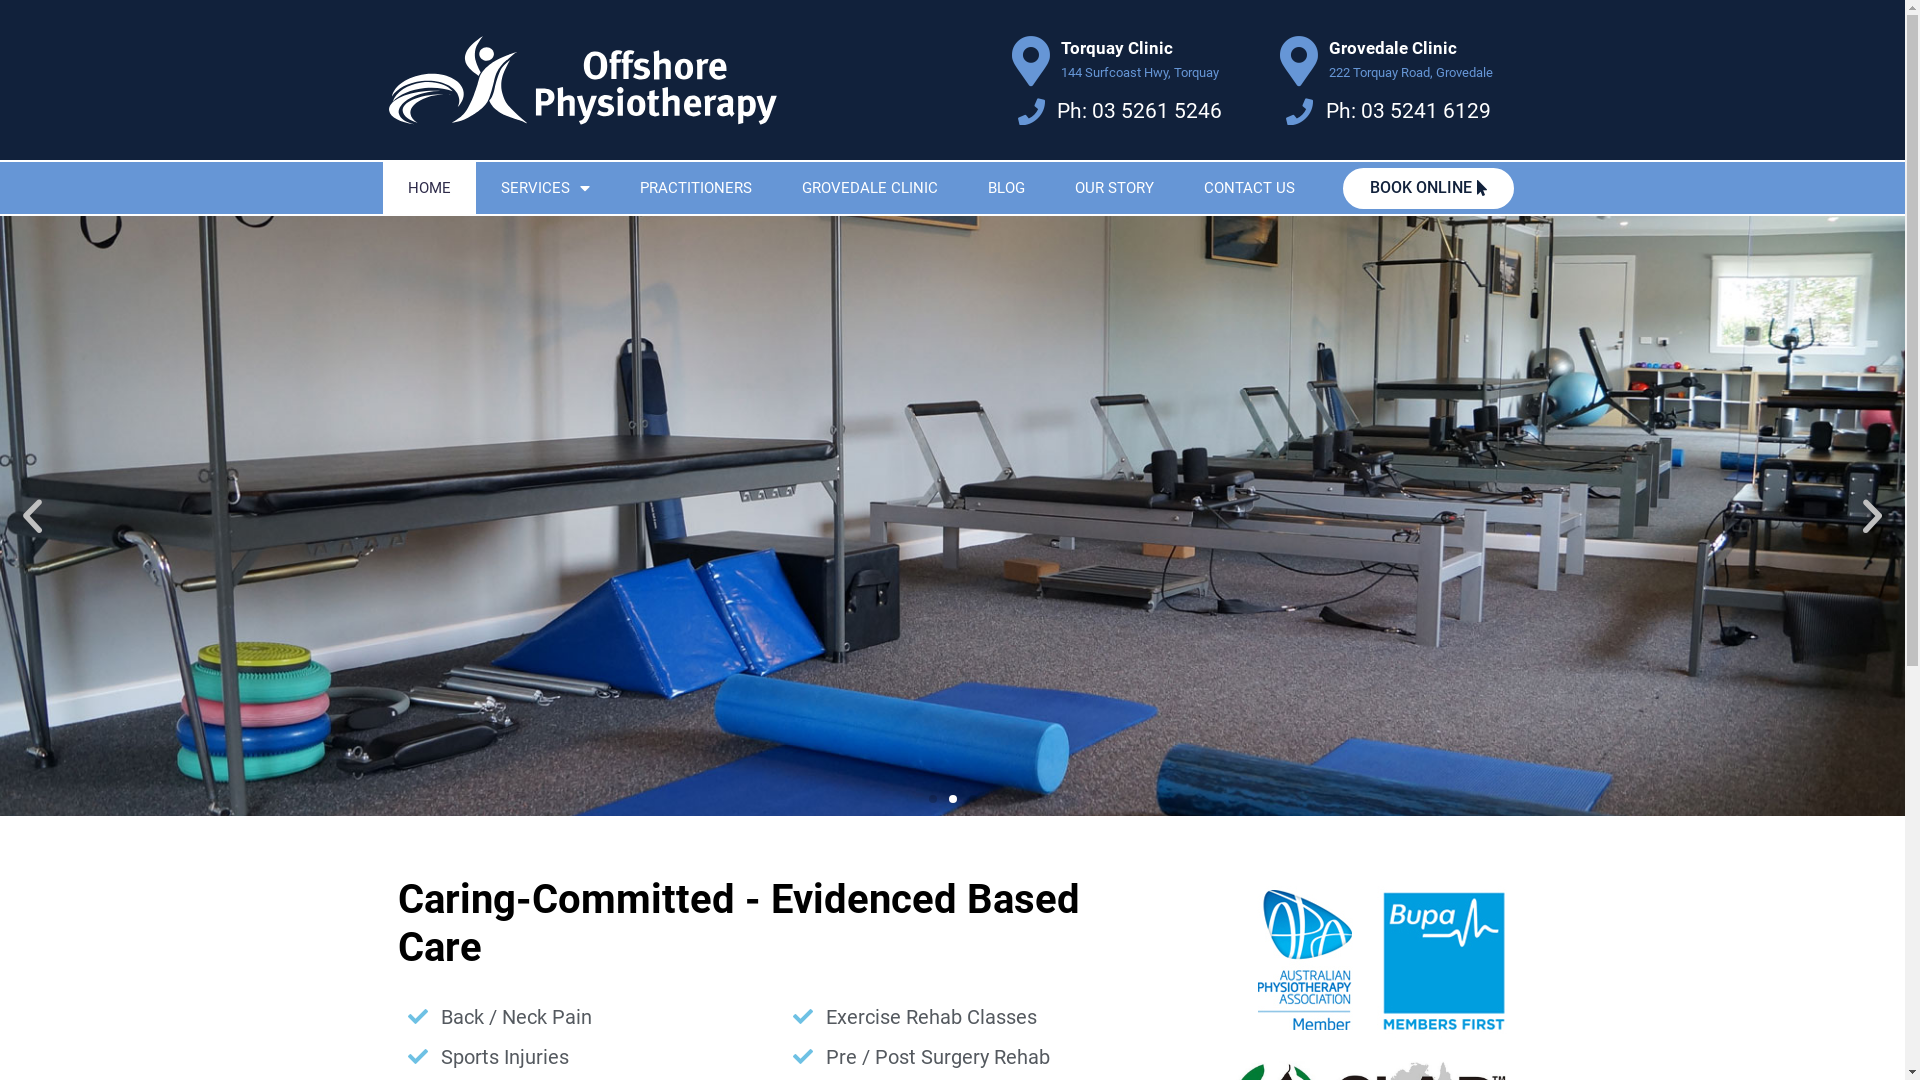 This screenshot has width=1920, height=1080. Describe the element at coordinates (1247, 188) in the screenshot. I see `'CONTACT US'` at that location.